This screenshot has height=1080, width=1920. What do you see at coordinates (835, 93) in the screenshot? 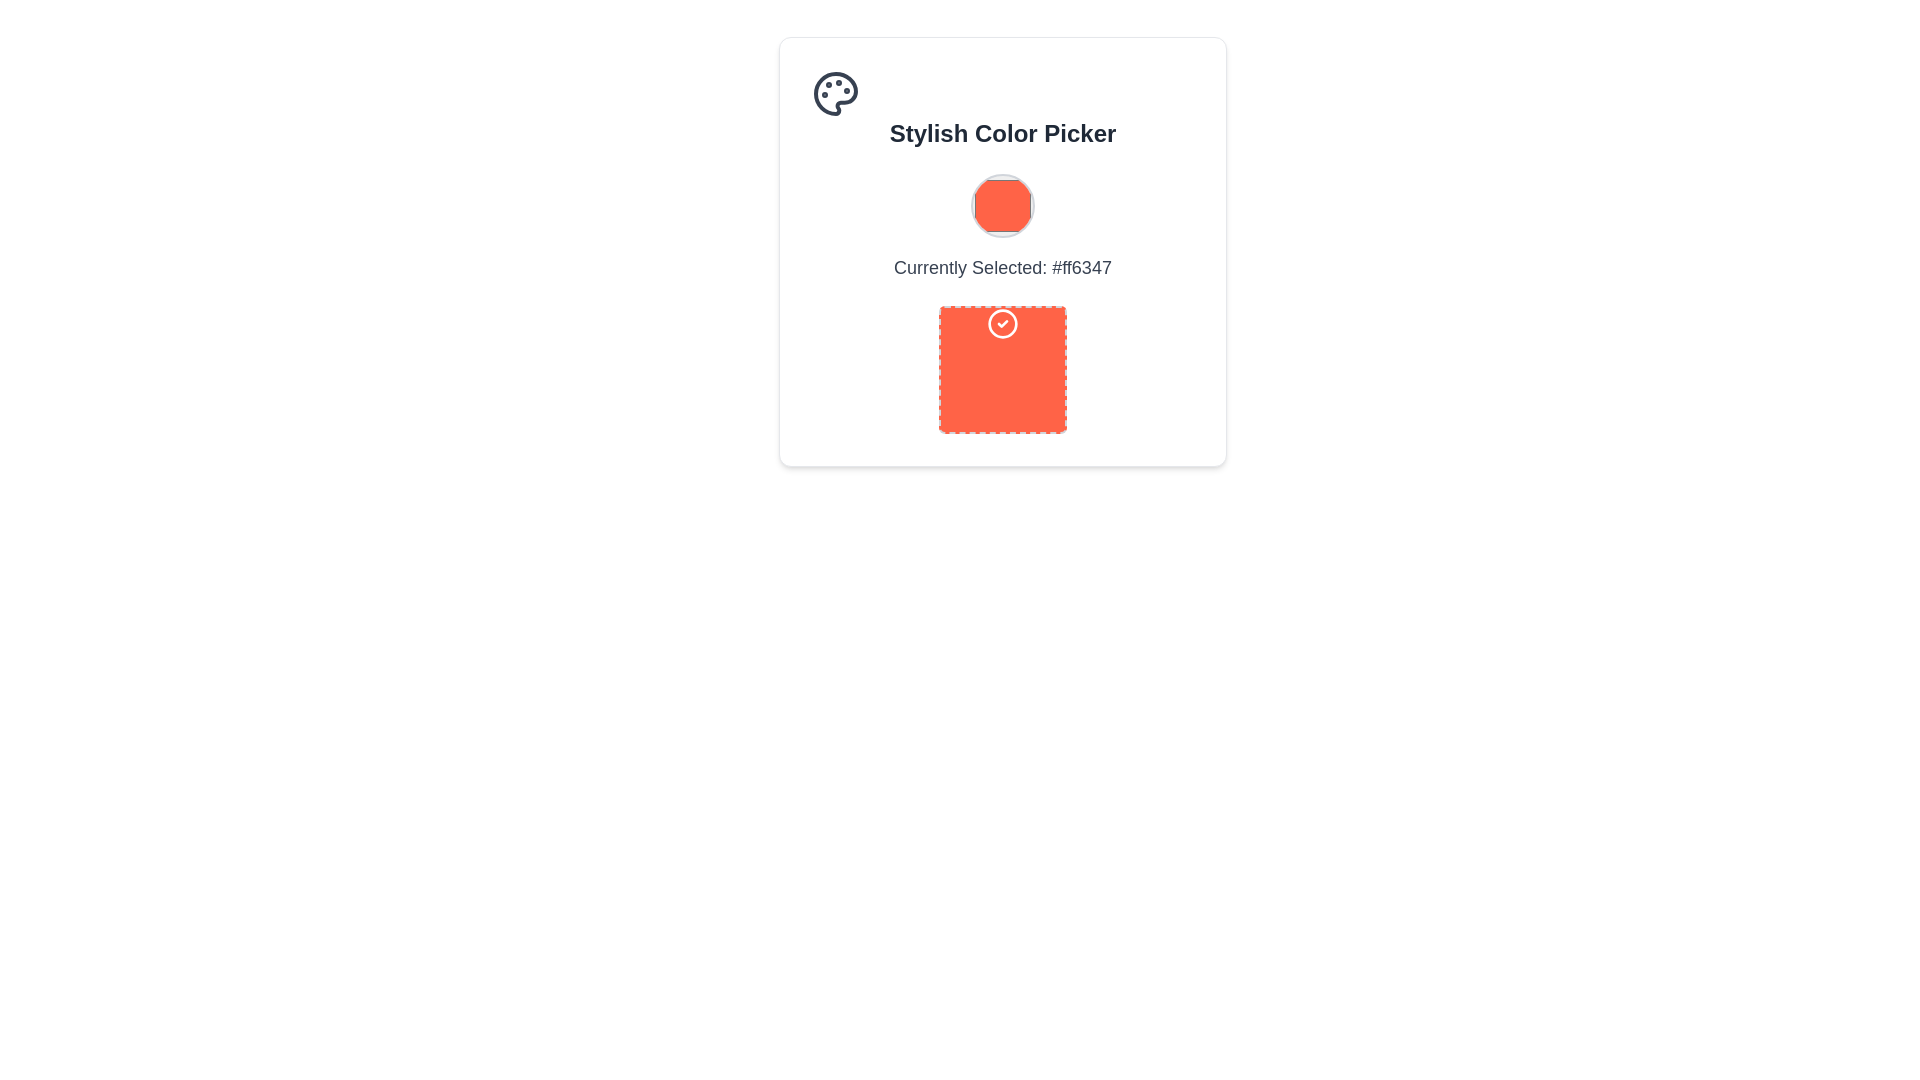
I see `the artist's palette icon component located in the top-left corner of the card UI, which features a minimalist design with circular wells for paint` at bounding box center [835, 93].